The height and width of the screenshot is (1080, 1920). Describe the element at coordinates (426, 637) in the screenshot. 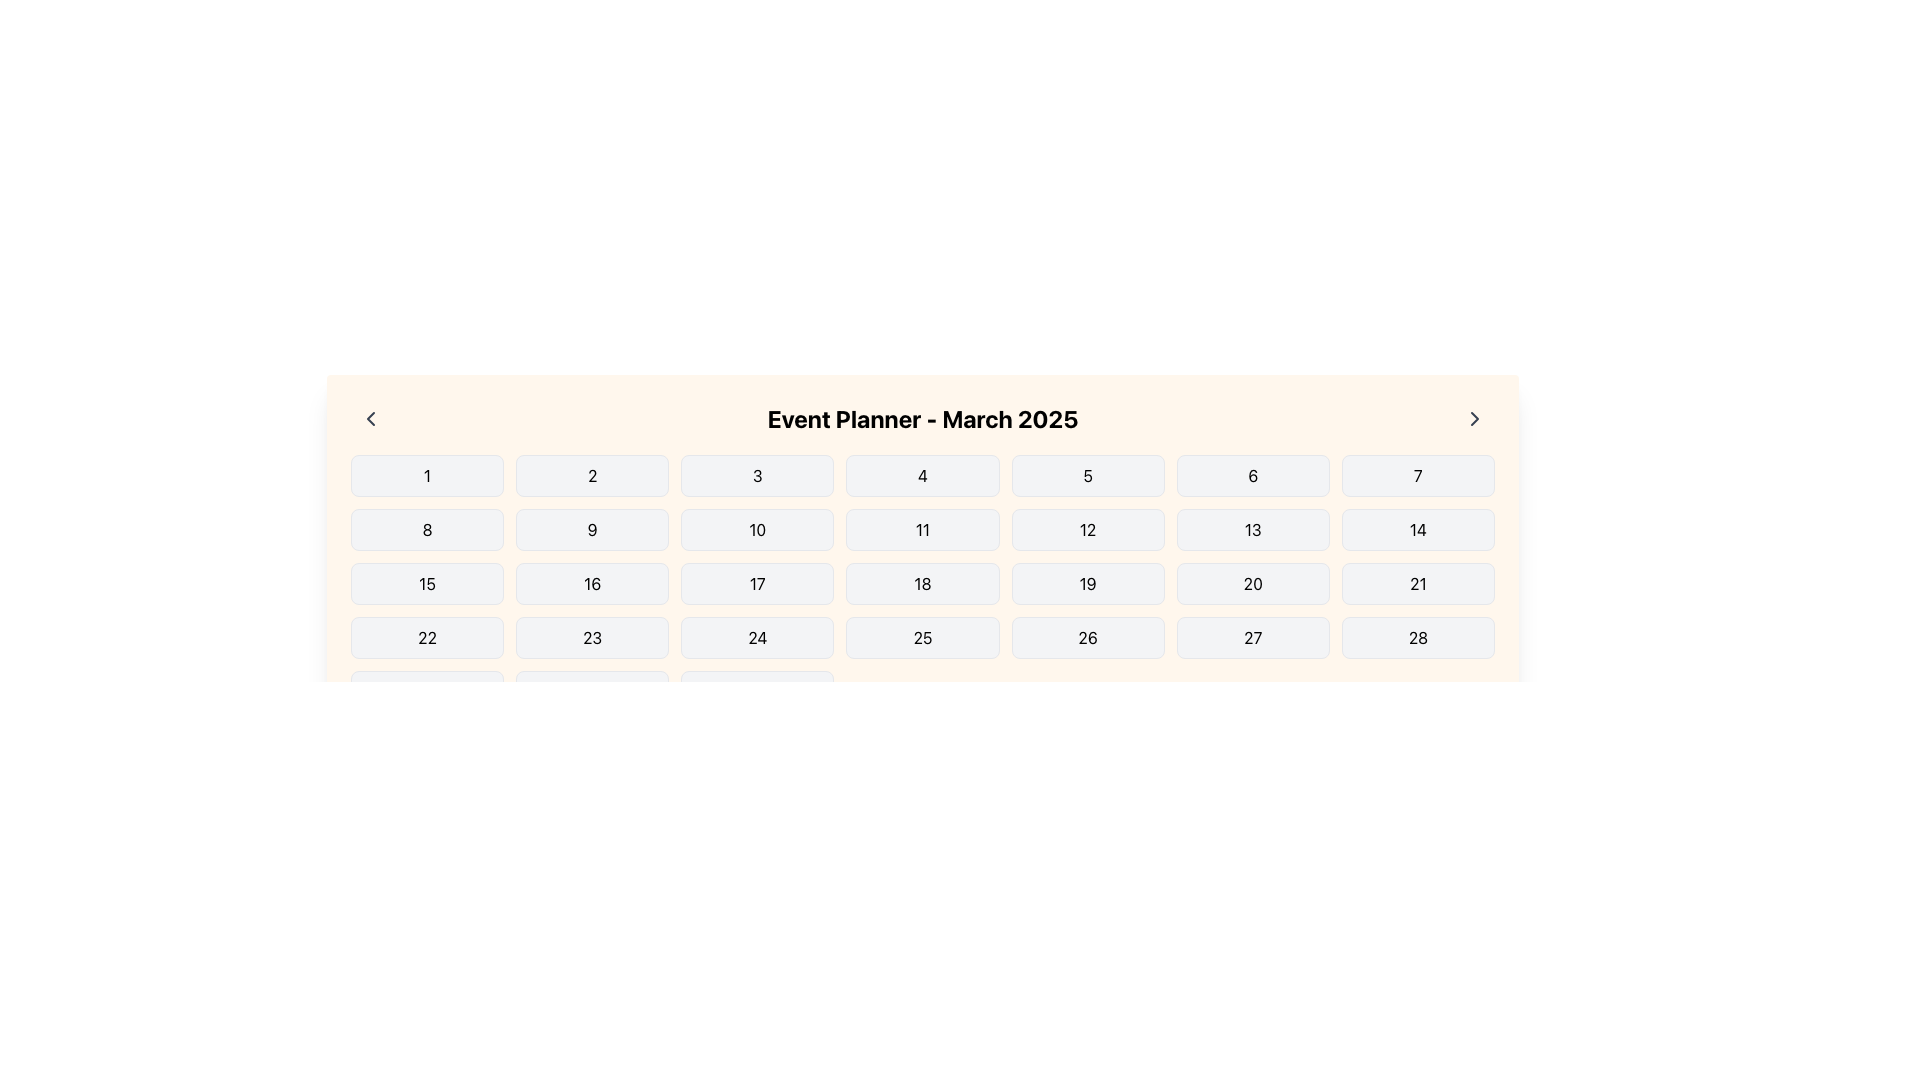

I see `the button displaying the number '22' in the calendar grid, located in the fourth row and first column` at that location.